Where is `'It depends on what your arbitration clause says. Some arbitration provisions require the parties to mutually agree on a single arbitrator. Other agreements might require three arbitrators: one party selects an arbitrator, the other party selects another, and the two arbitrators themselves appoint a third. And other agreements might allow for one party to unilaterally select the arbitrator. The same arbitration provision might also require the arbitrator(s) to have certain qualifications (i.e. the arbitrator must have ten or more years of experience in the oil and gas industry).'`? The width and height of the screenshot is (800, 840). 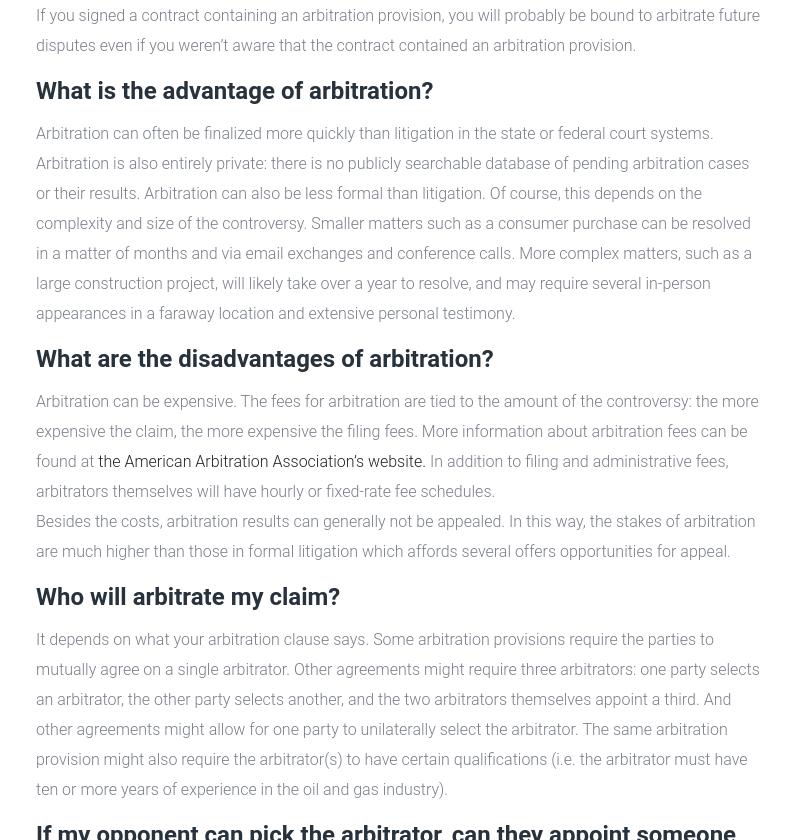
'It depends on what your arbitration clause says. Some arbitration provisions require the parties to mutually agree on a single arbitrator. Other agreements might require three arbitrators: one party selects an arbitrator, the other party selects another, and the two arbitrators themselves appoint a third. And other agreements might allow for one party to unilaterally select the arbitrator. The same arbitration provision might also require the arbitrator(s) to have certain qualifications (i.e. the arbitrator must have ten or more years of experience in the oil and gas industry).' is located at coordinates (396, 714).